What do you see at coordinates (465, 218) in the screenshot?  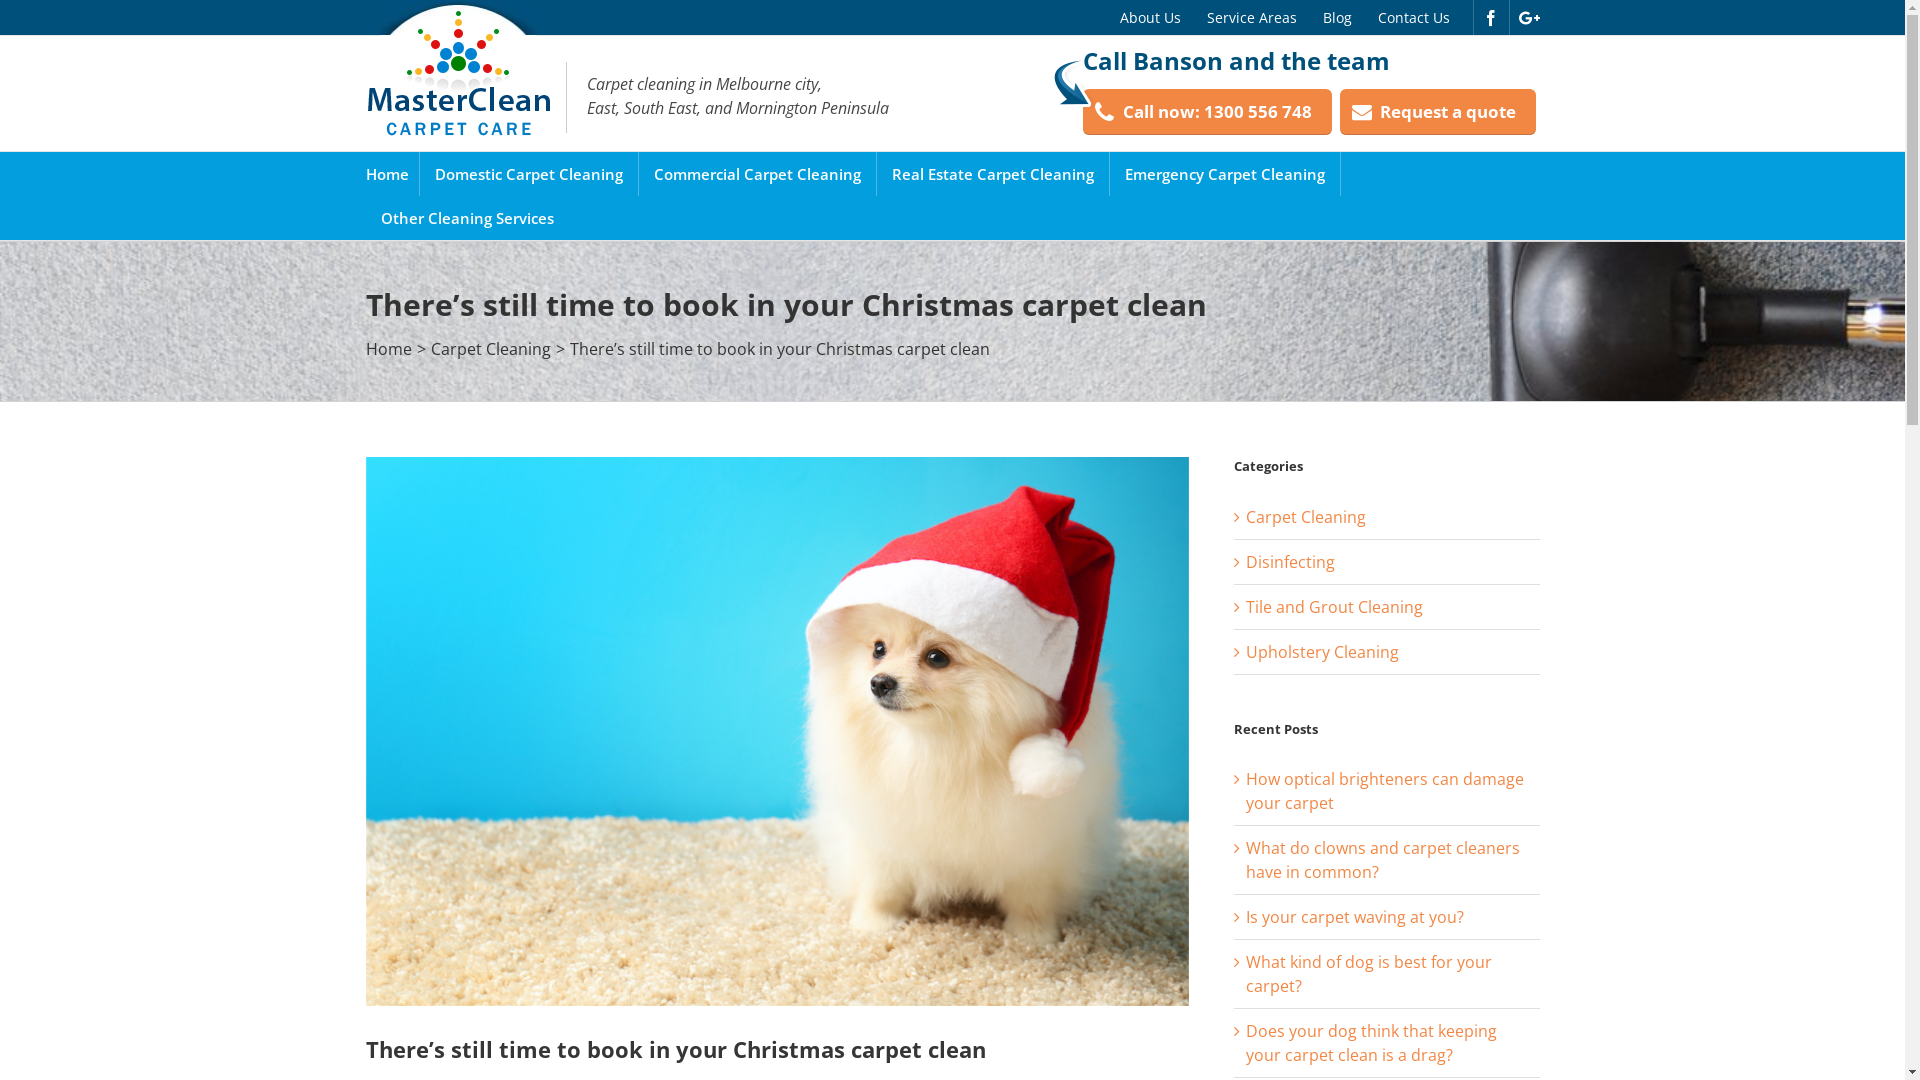 I see `'Other Cleaning Services'` at bounding box center [465, 218].